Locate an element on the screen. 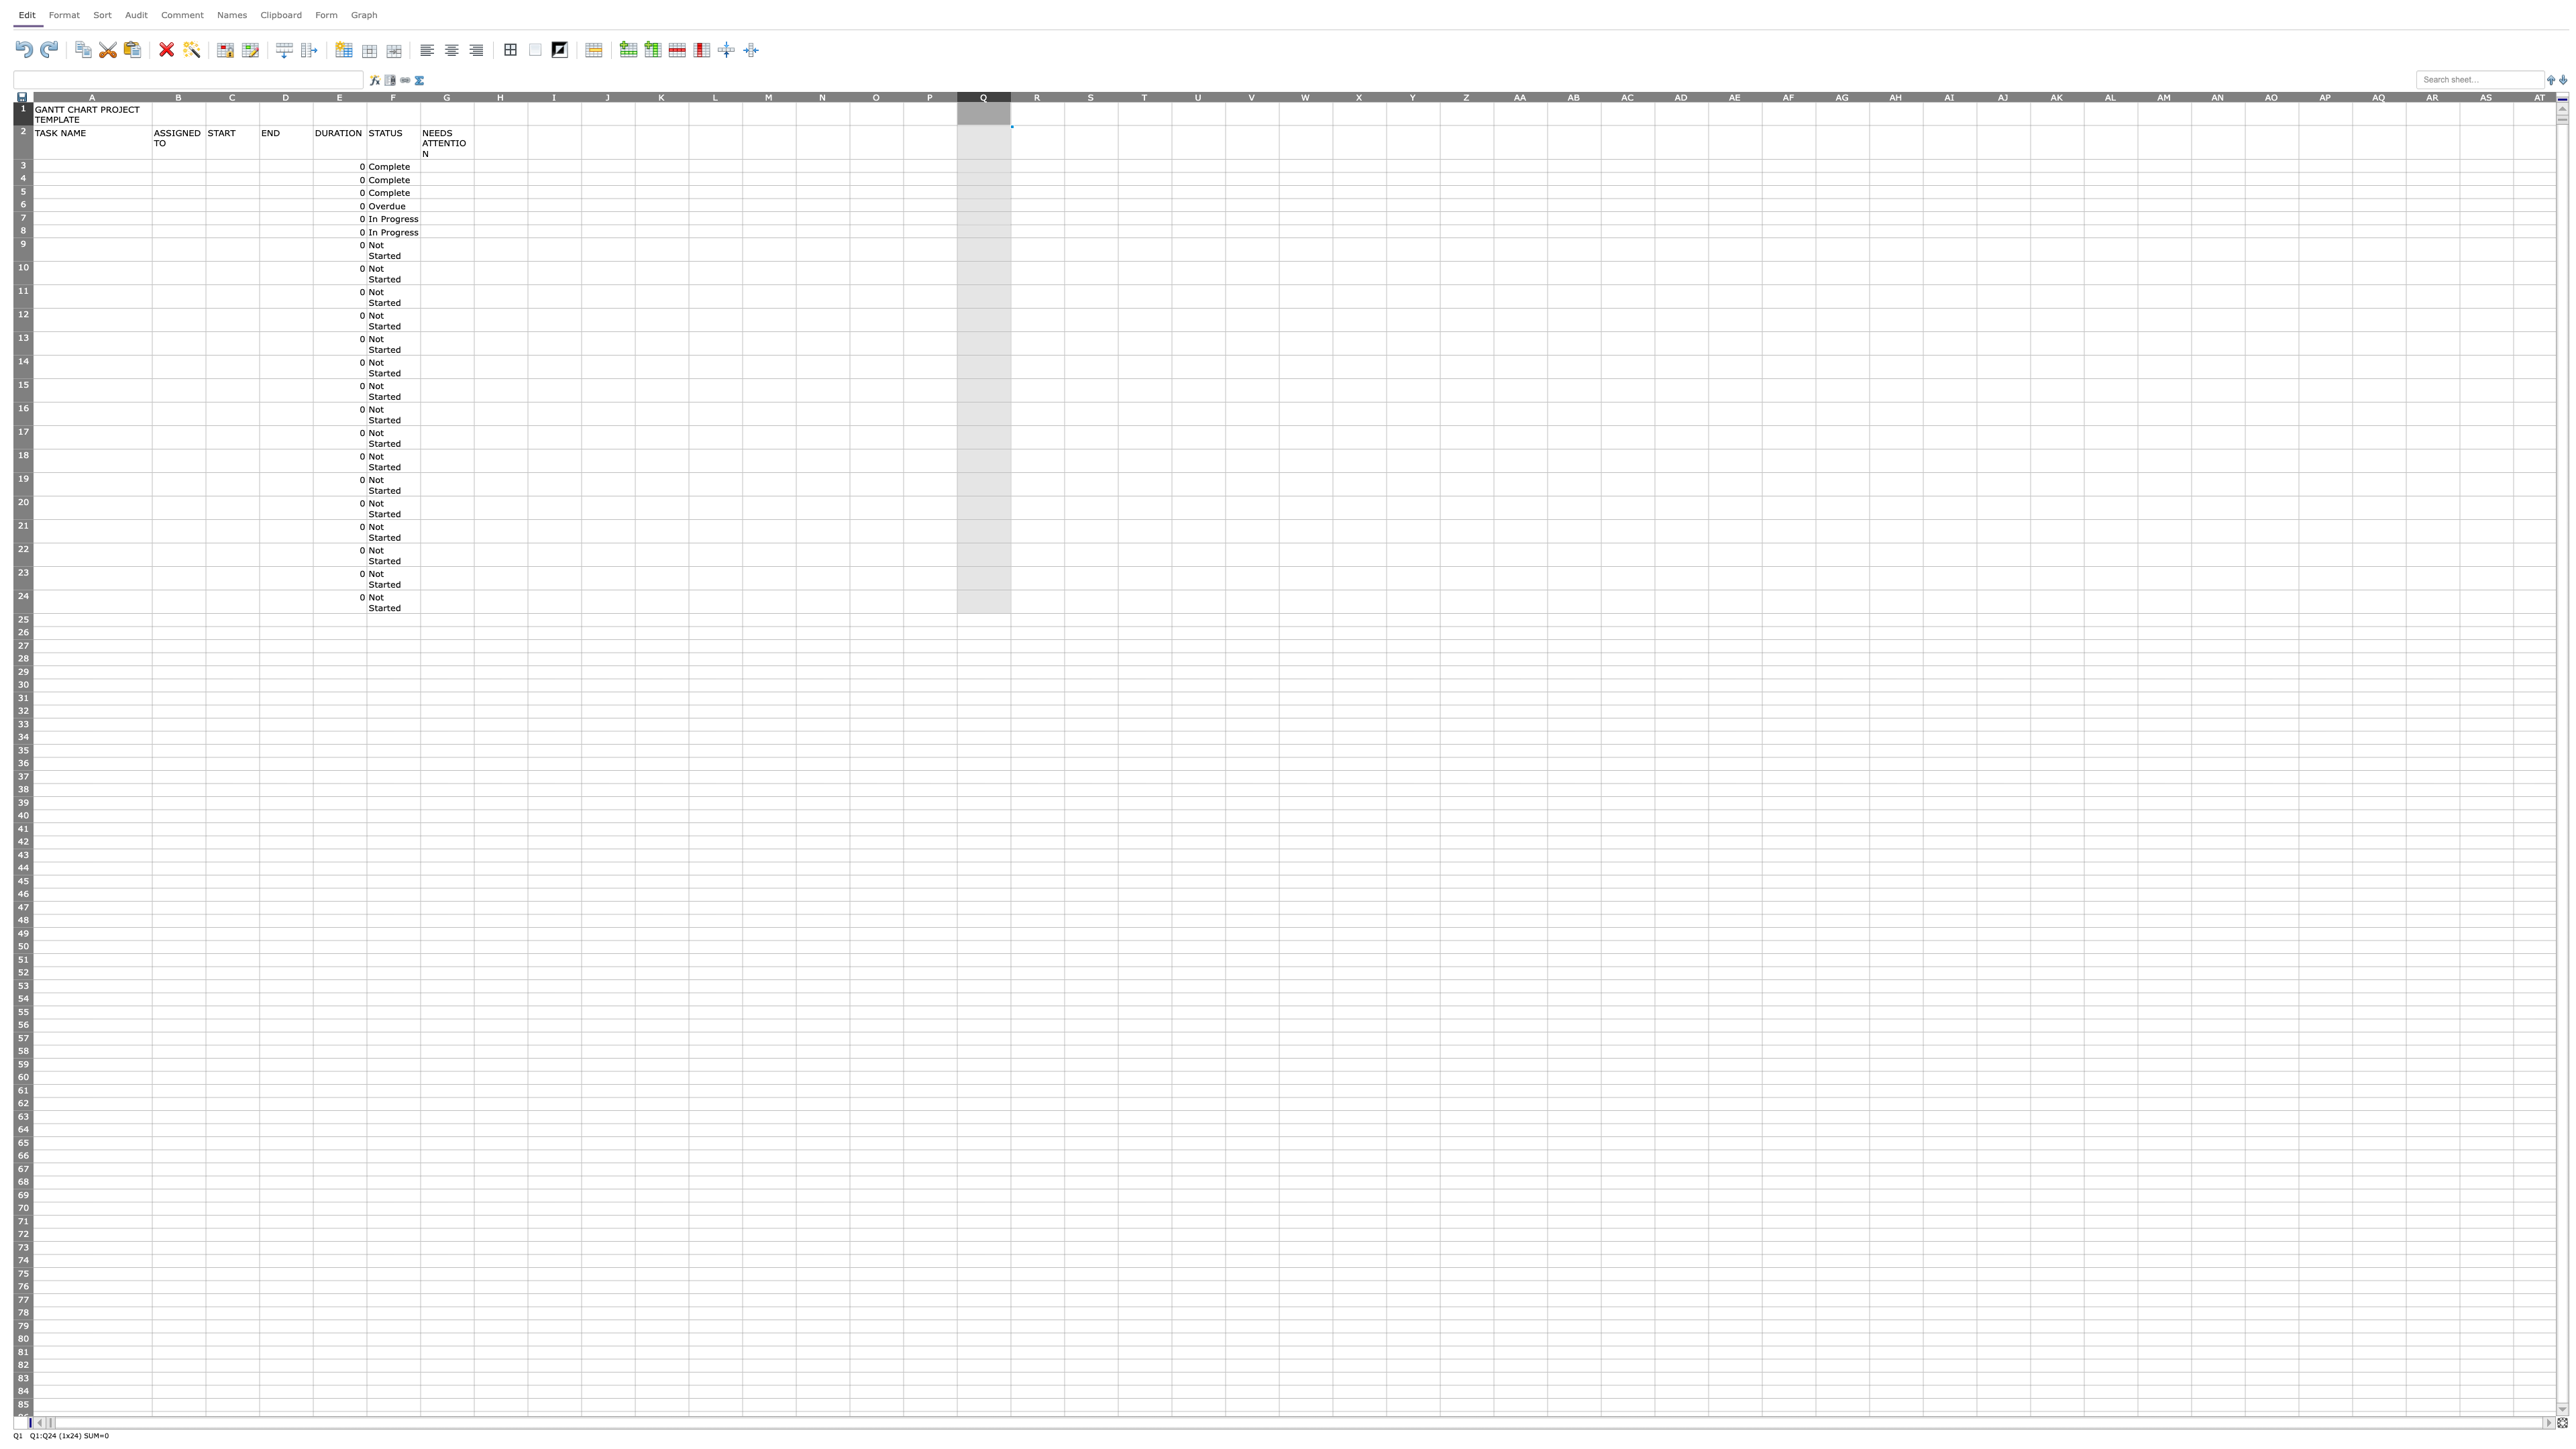  the resize handle of column T is located at coordinates (1171, 95).